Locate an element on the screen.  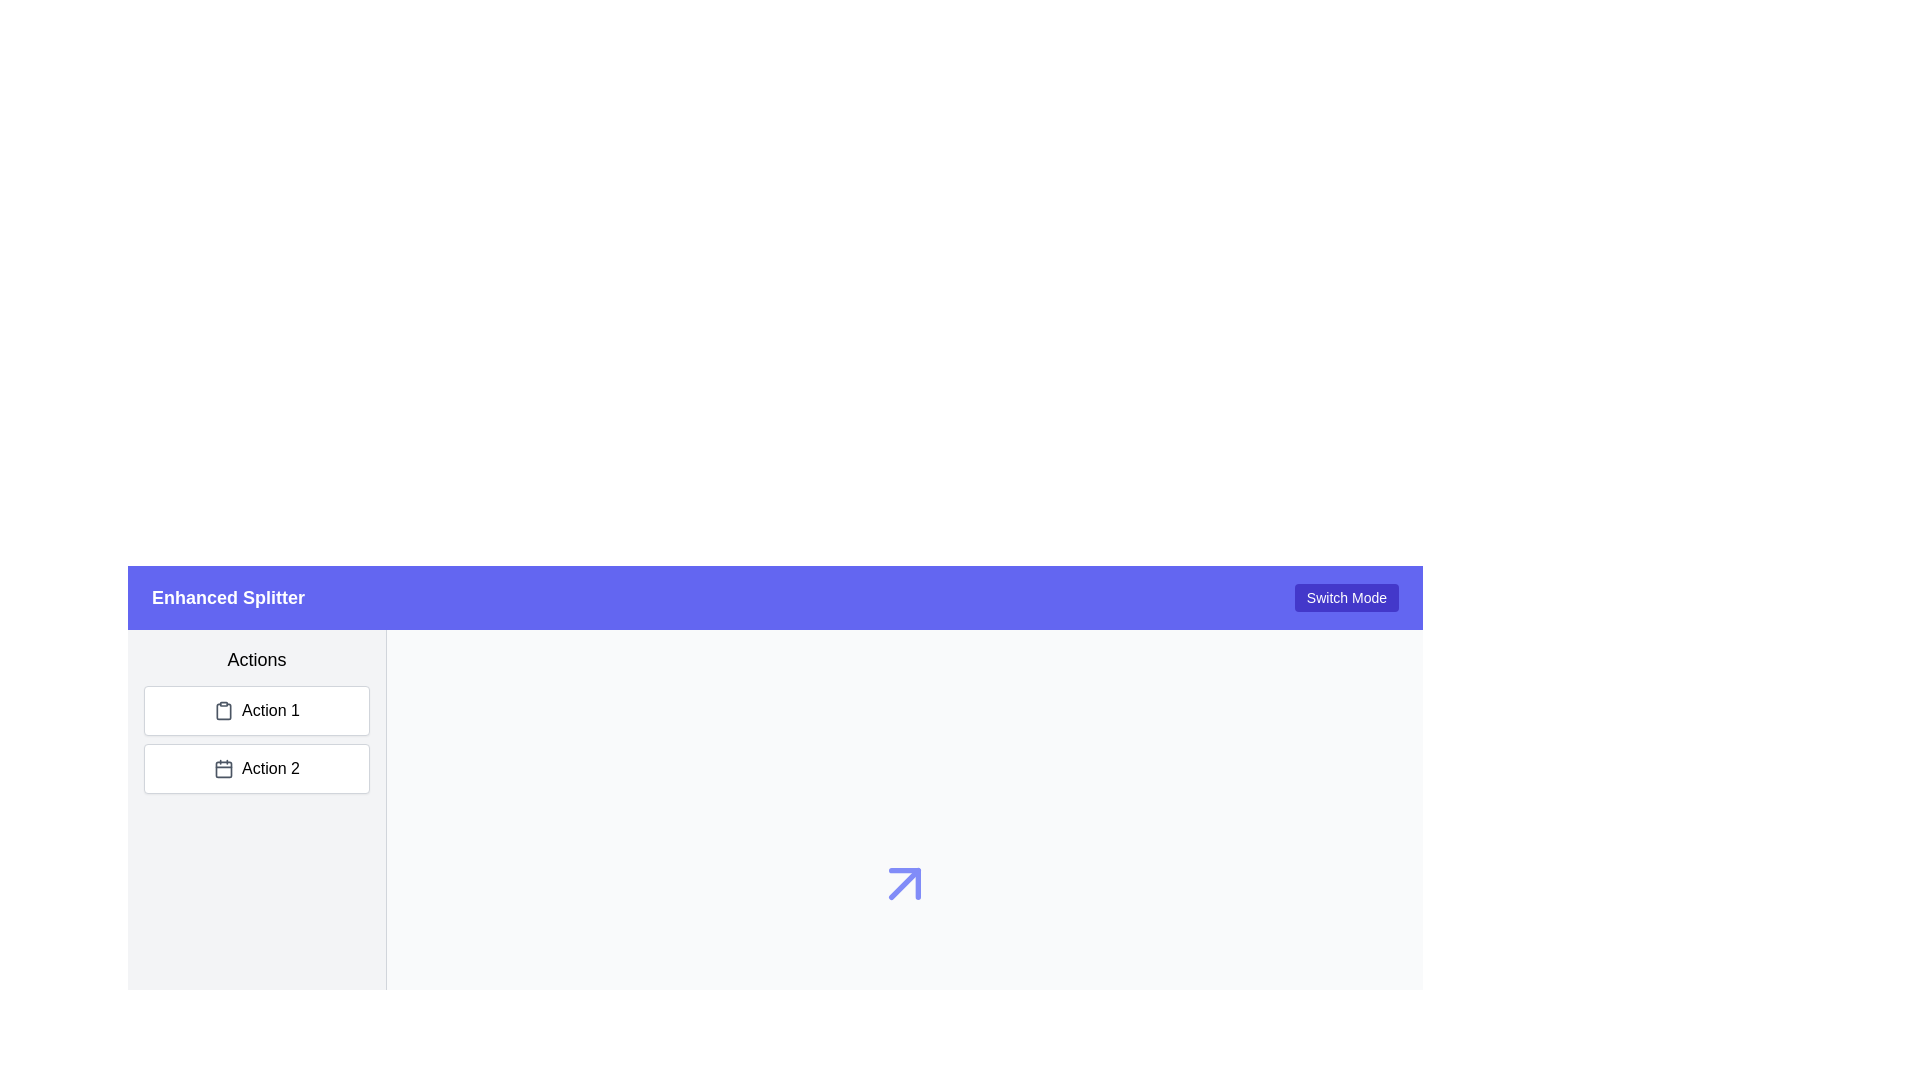
the Text Label located at the far left of the header bar, which serves as a title for the section is located at coordinates (228, 596).